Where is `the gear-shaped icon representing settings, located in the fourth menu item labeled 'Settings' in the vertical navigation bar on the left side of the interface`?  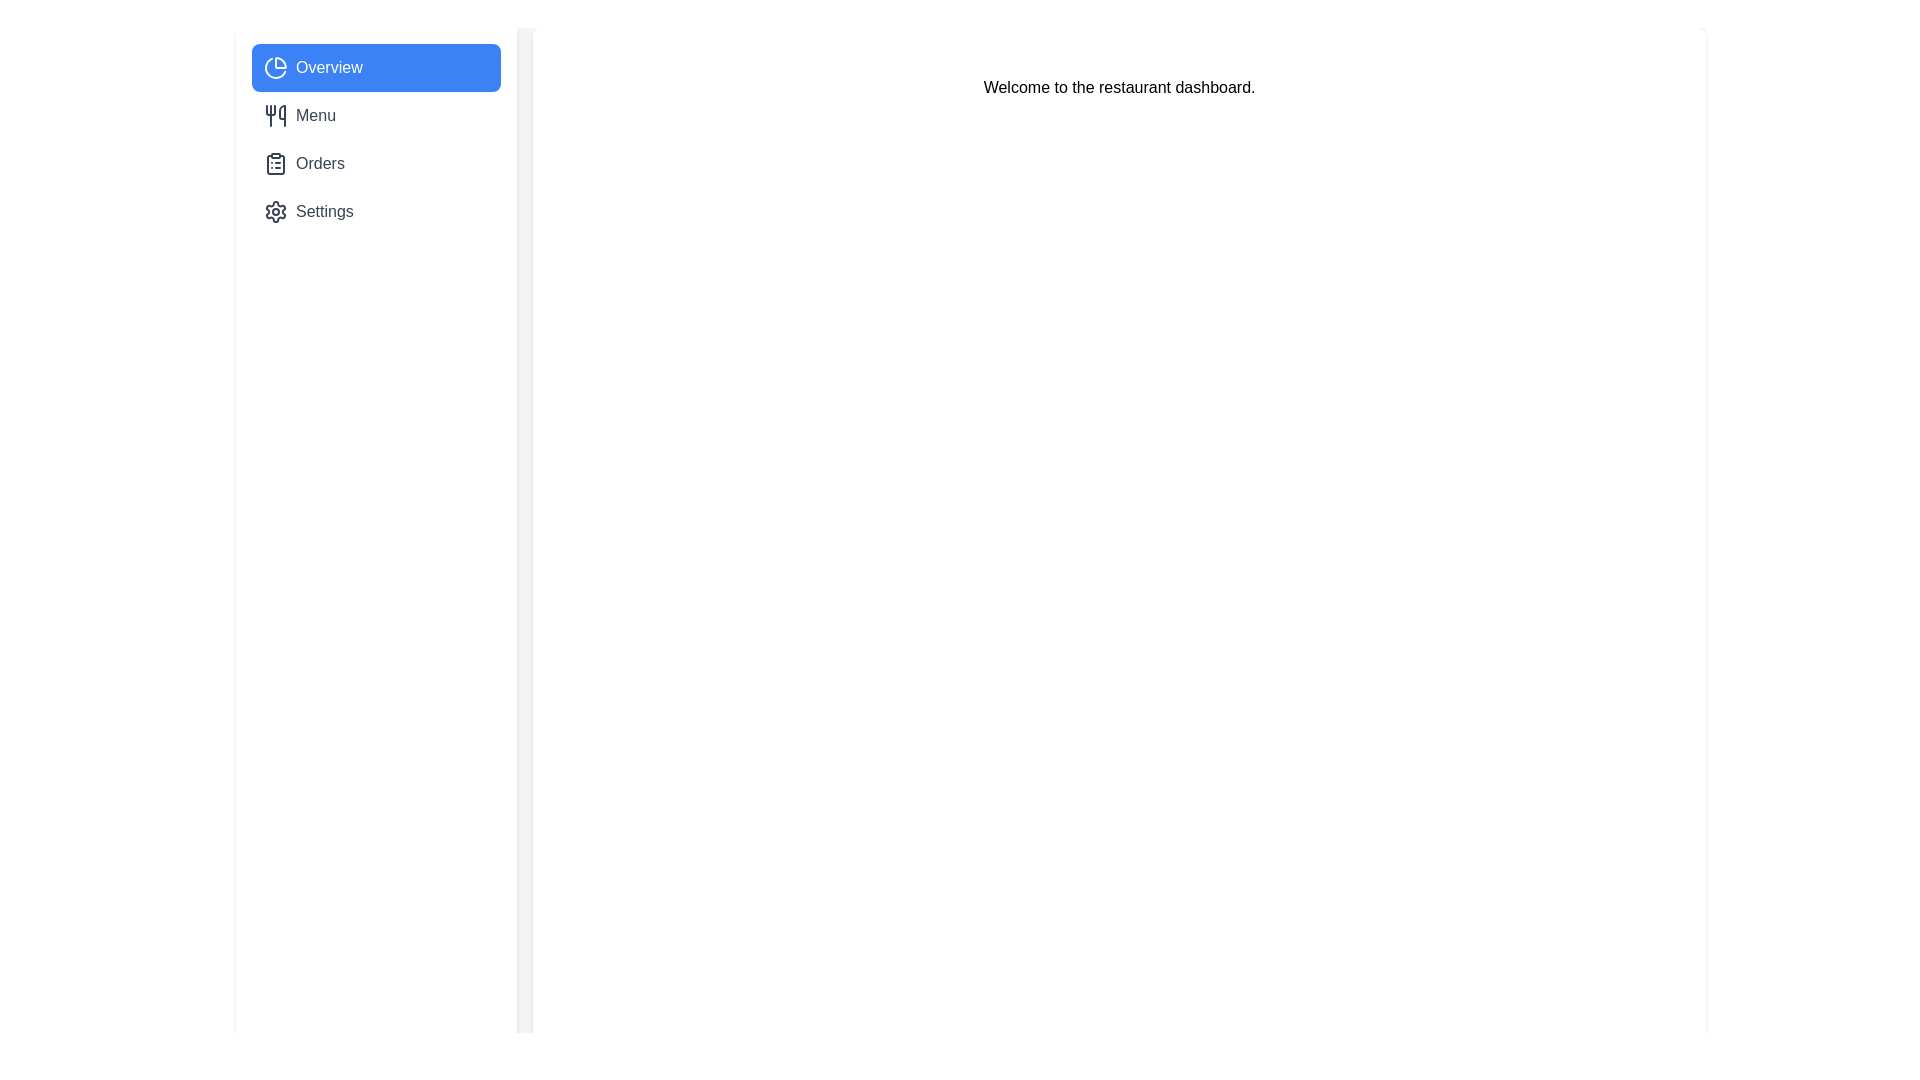 the gear-shaped icon representing settings, located in the fourth menu item labeled 'Settings' in the vertical navigation bar on the left side of the interface is located at coordinates (274, 212).